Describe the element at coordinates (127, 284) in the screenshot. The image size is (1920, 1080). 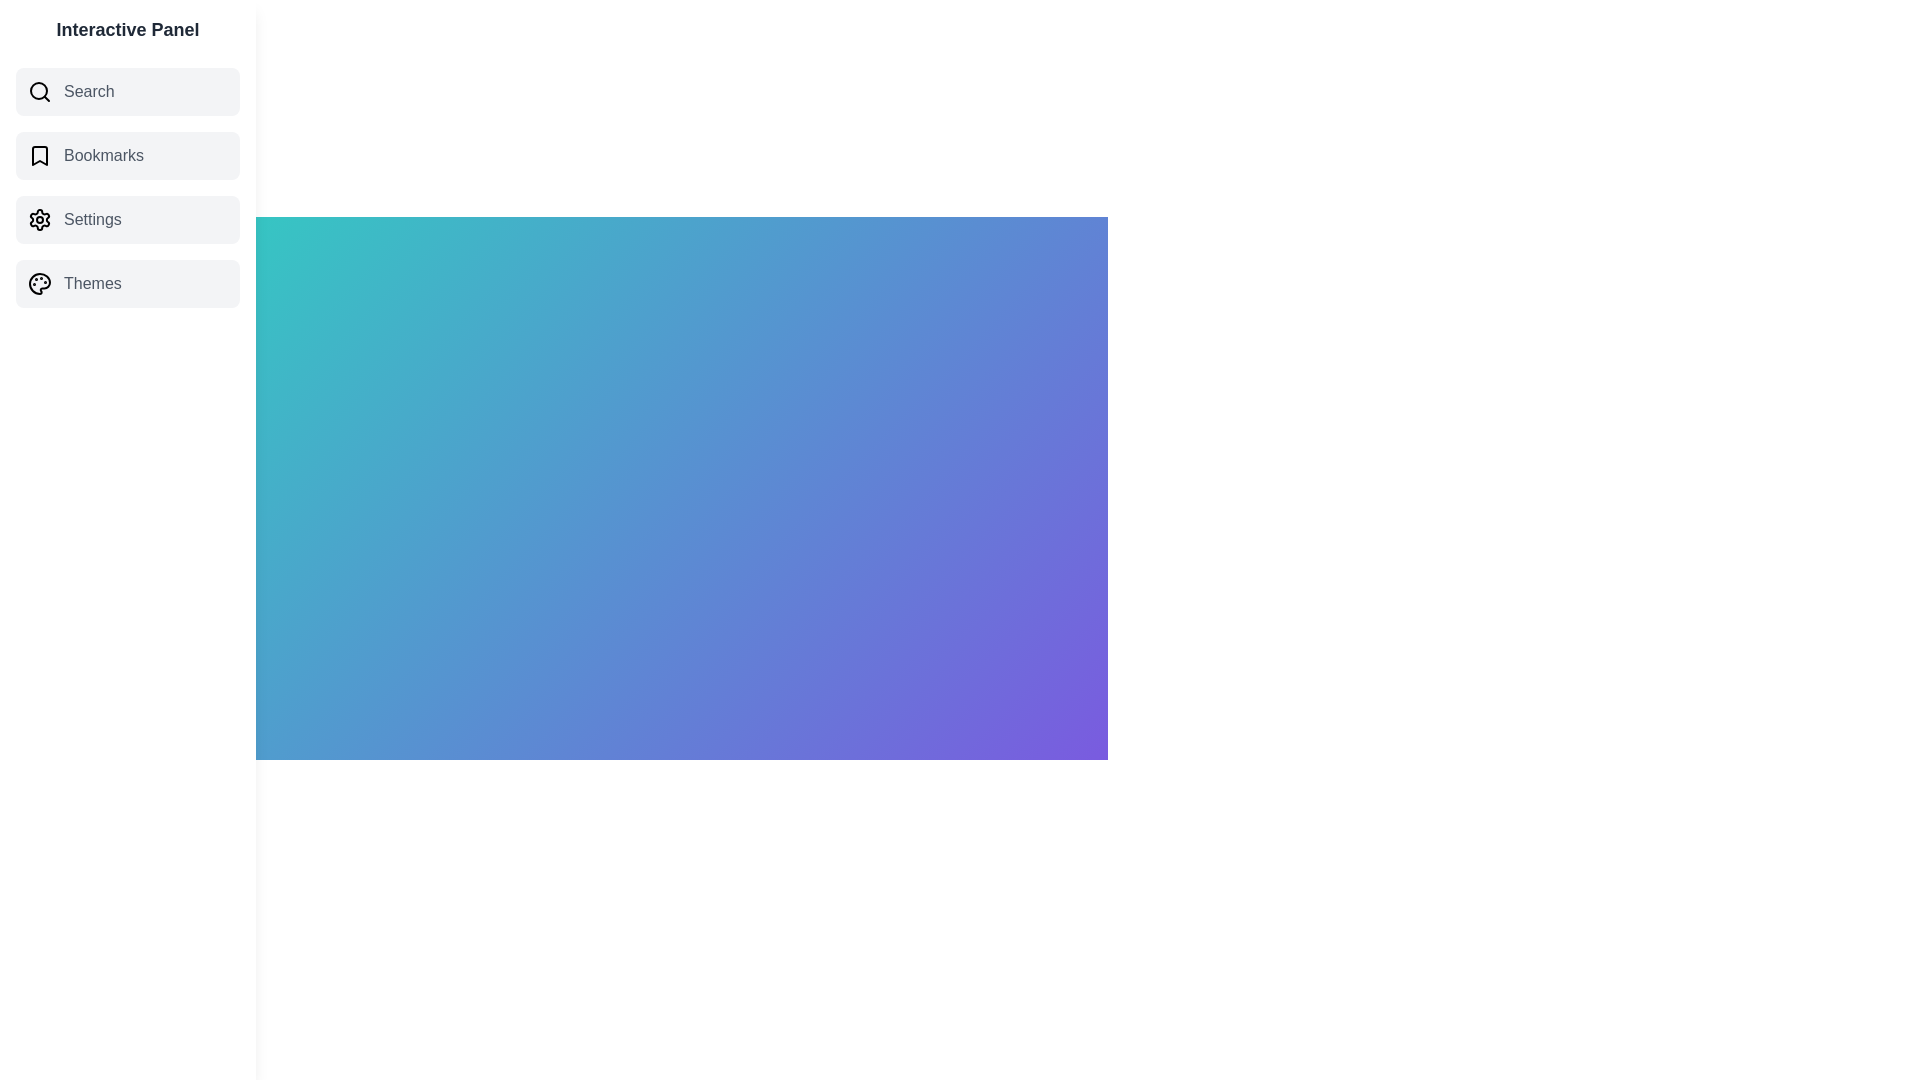
I see `the category Themes from the list` at that location.